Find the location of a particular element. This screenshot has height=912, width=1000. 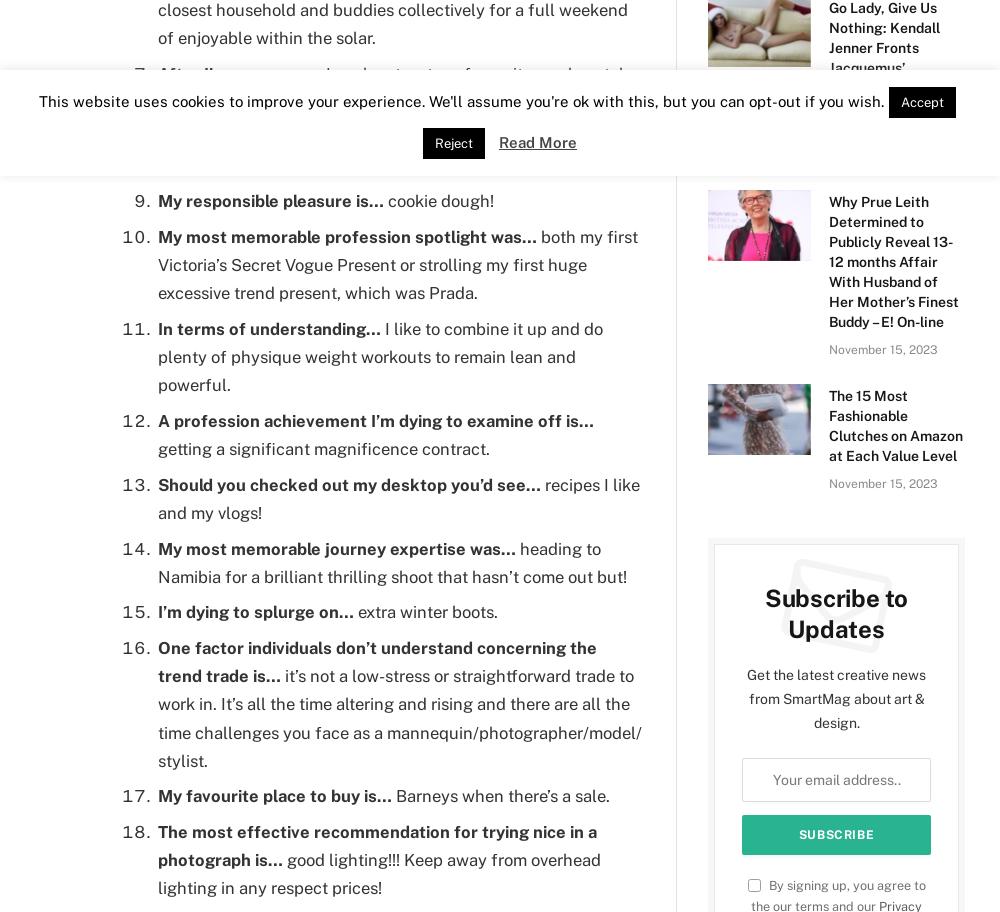

'Why Prue Leith Determined to Publicly Reveal 13-12 months Affair With Husband of Her Mother’s Finest Buddy – E! On-line' is located at coordinates (893, 262).